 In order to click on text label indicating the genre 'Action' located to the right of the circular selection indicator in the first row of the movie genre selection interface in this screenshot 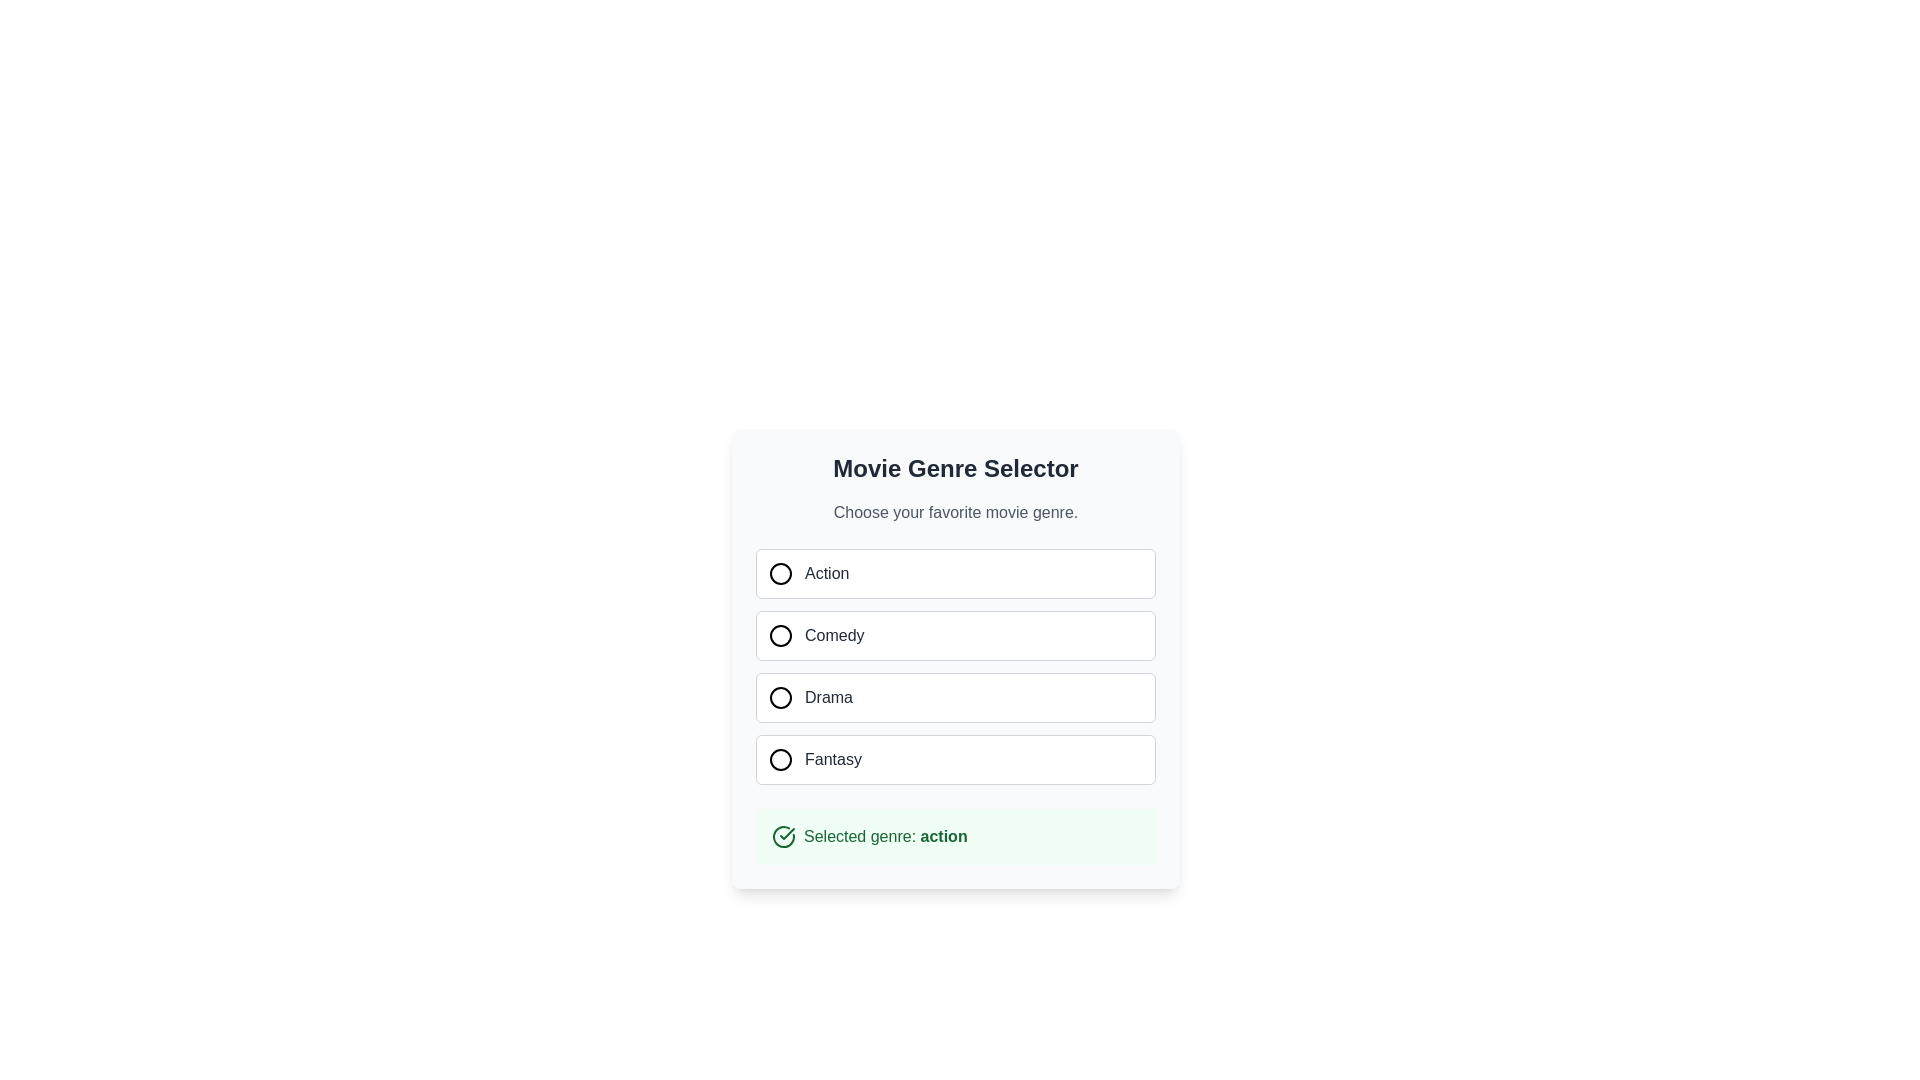, I will do `click(827, 574)`.